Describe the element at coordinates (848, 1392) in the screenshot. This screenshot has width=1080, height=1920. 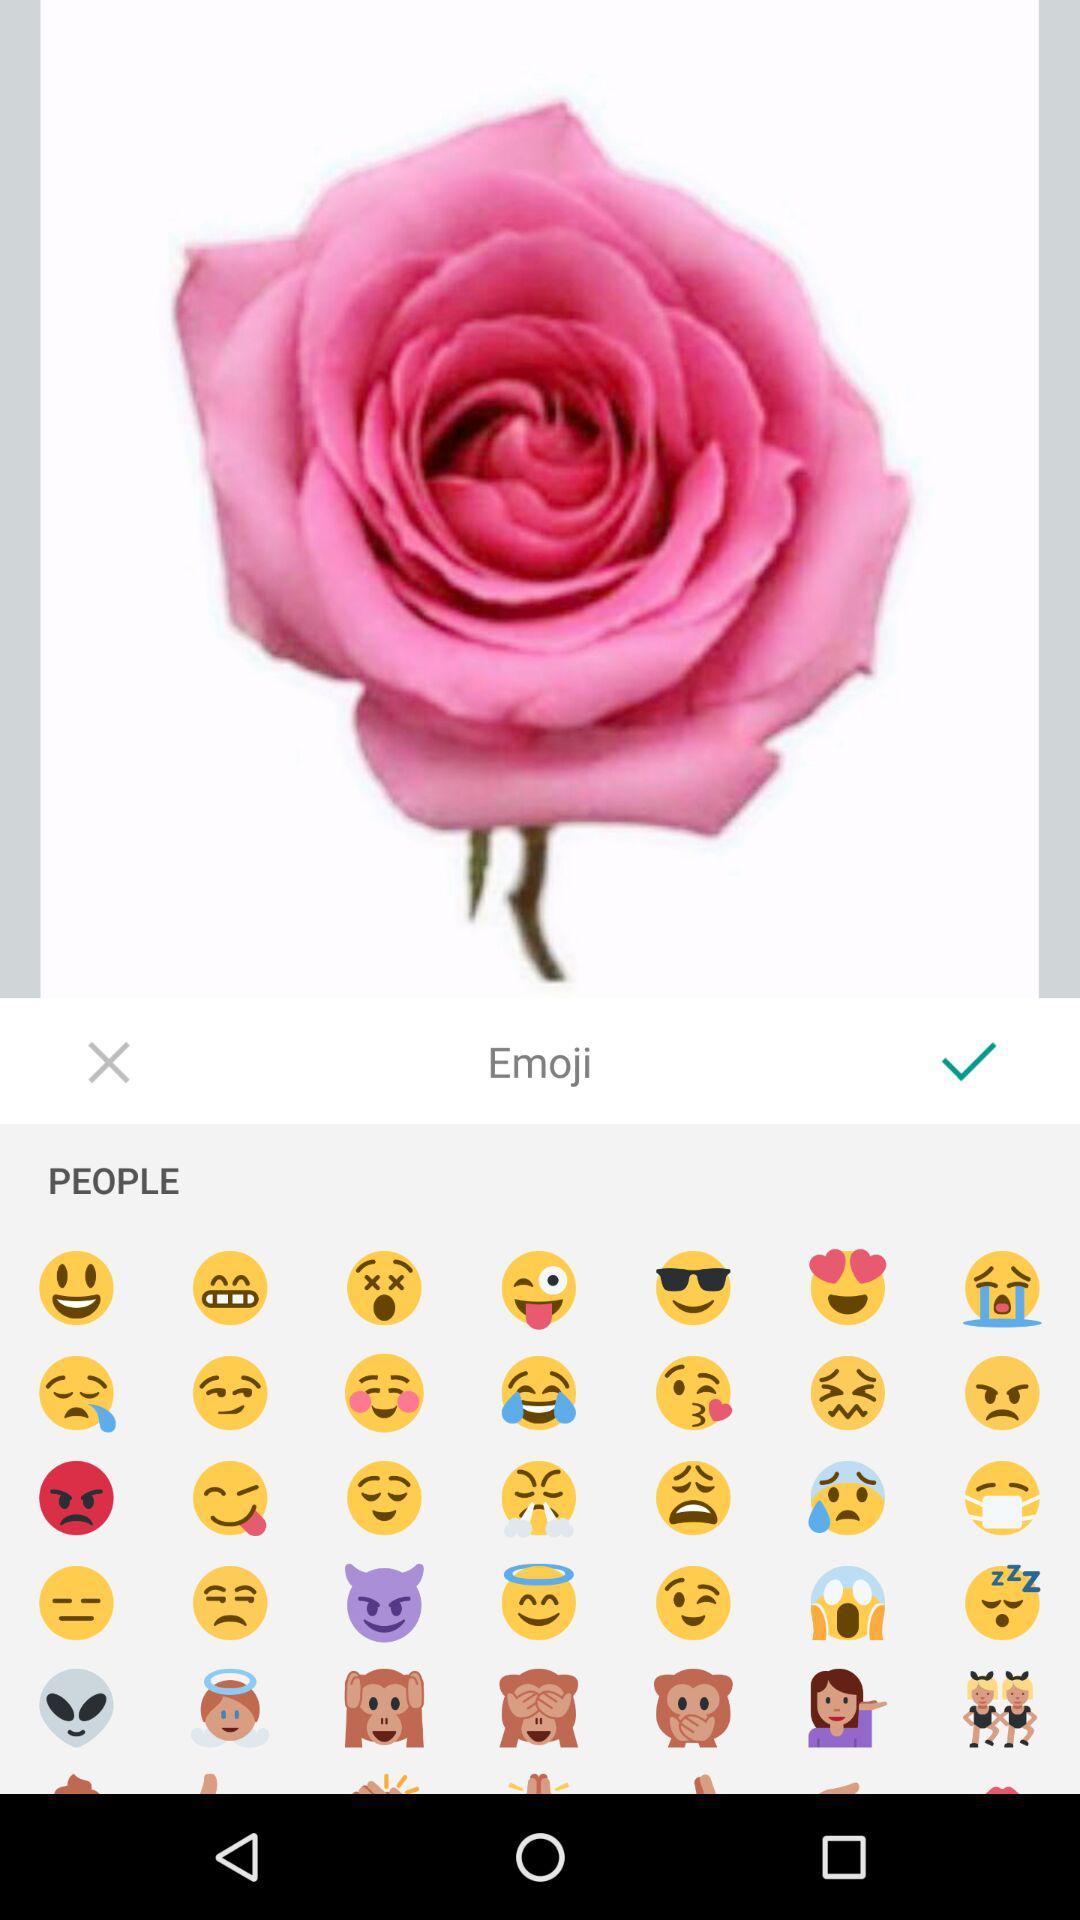
I see `woozy face emoji` at that location.